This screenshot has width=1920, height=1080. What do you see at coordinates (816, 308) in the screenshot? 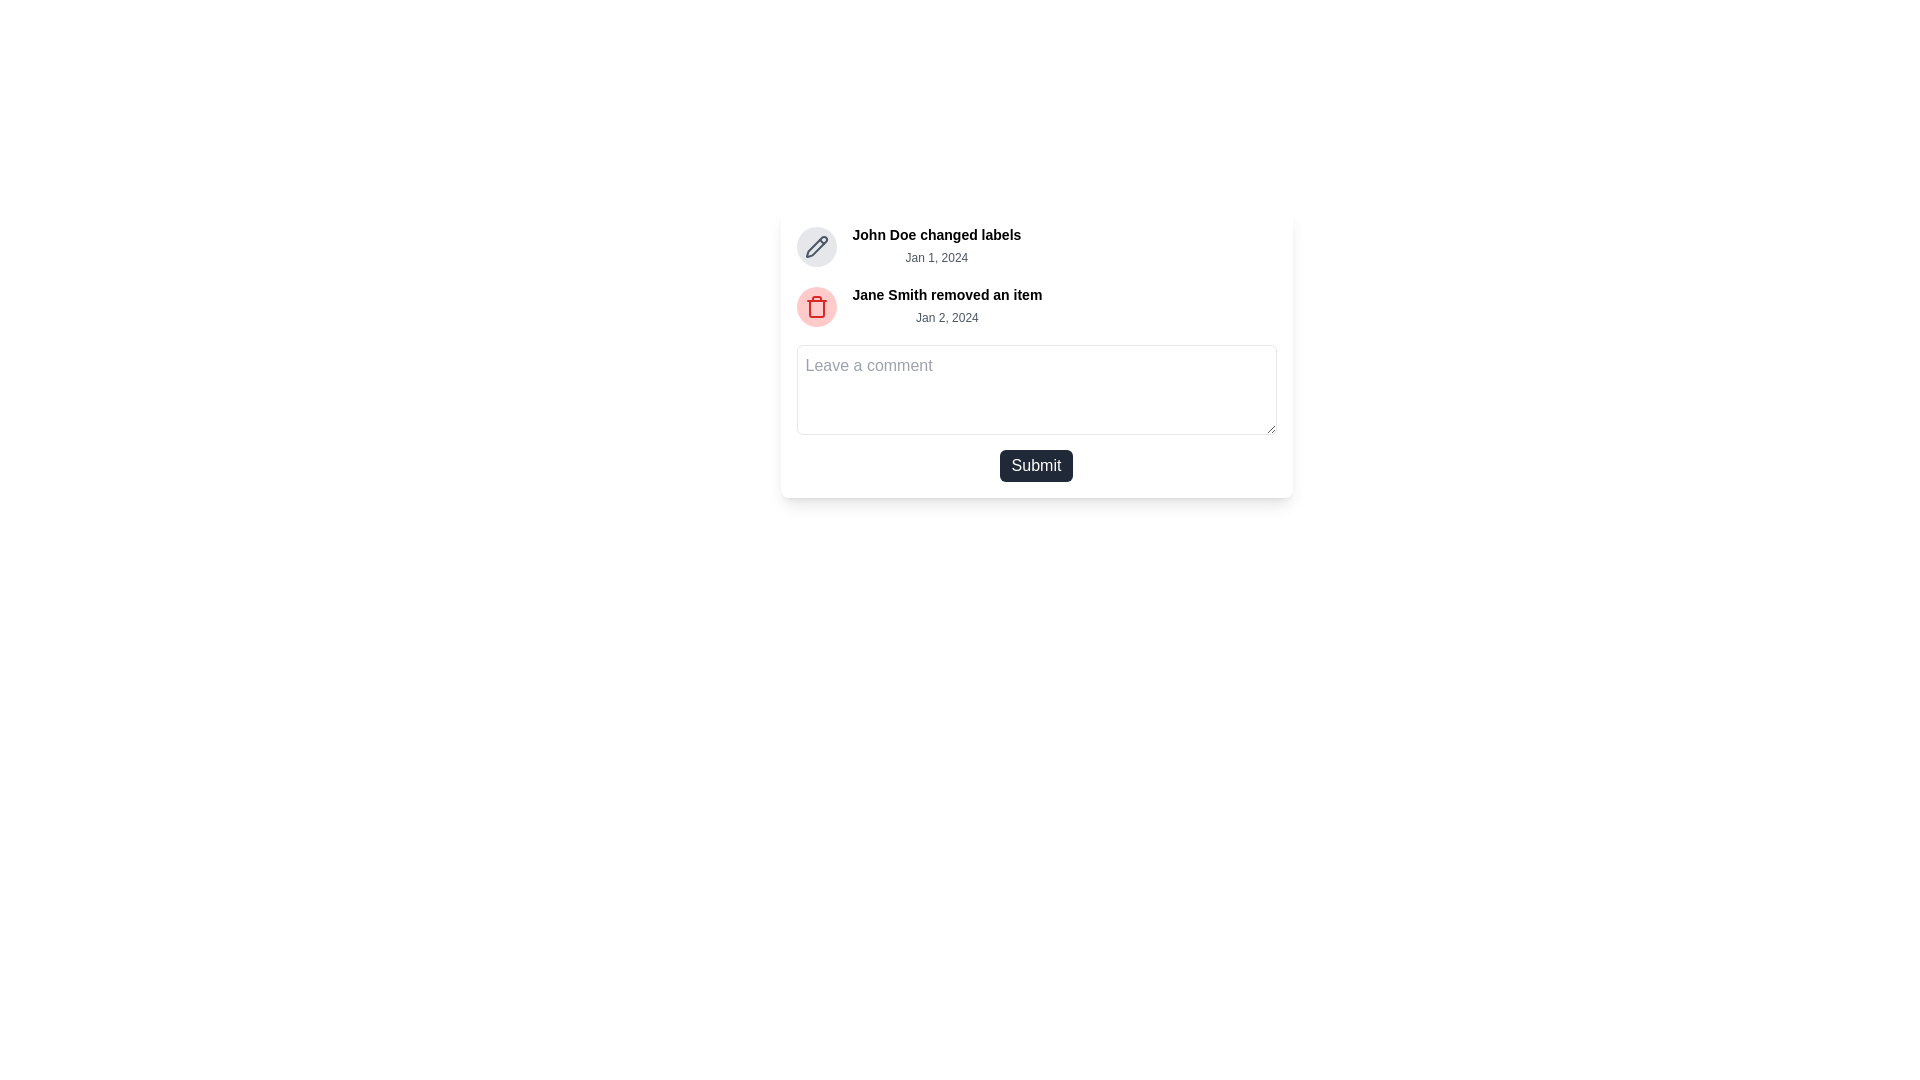
I see `the vertical body segment of the red trash can icon, which represents a delete action, located next to the 'Jane Smith removed an item' text` at bounding box center [816, 308].